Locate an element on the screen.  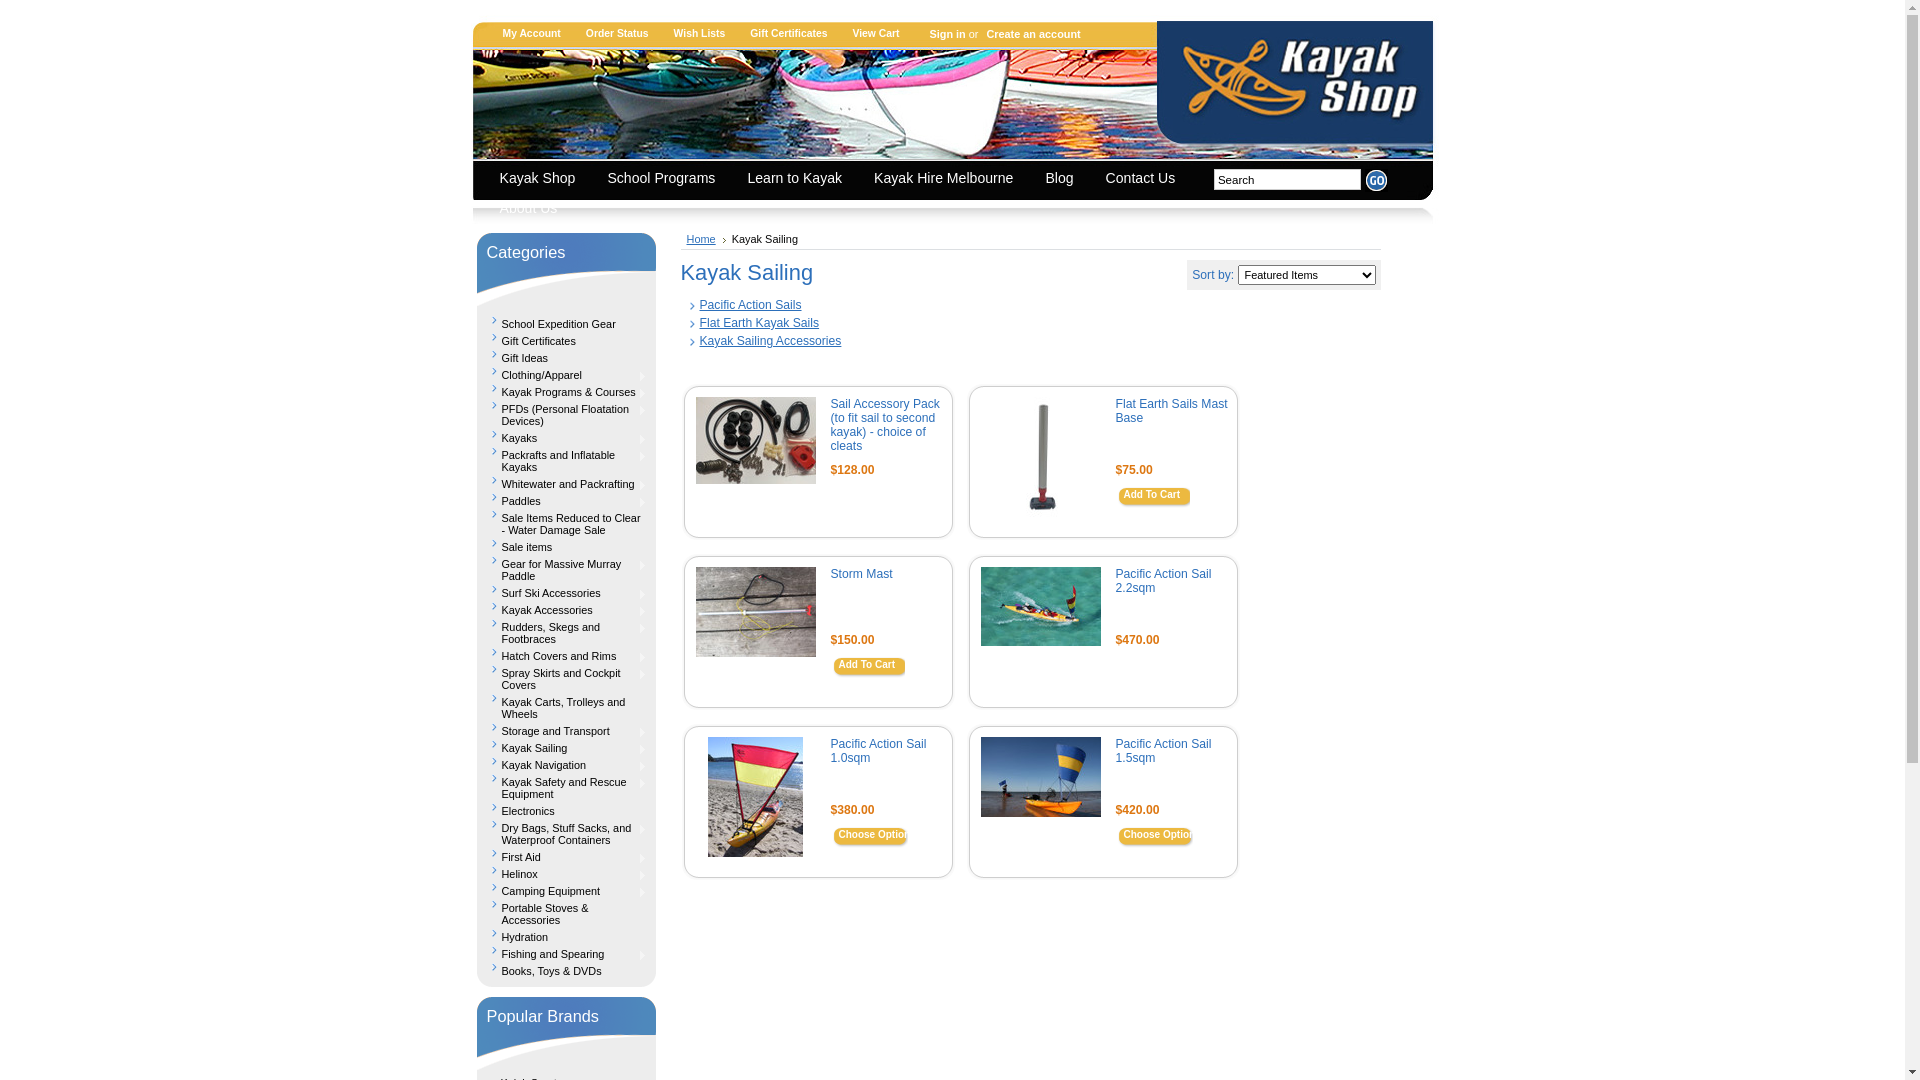
'Hydration' is located at coordinates (564, 934).